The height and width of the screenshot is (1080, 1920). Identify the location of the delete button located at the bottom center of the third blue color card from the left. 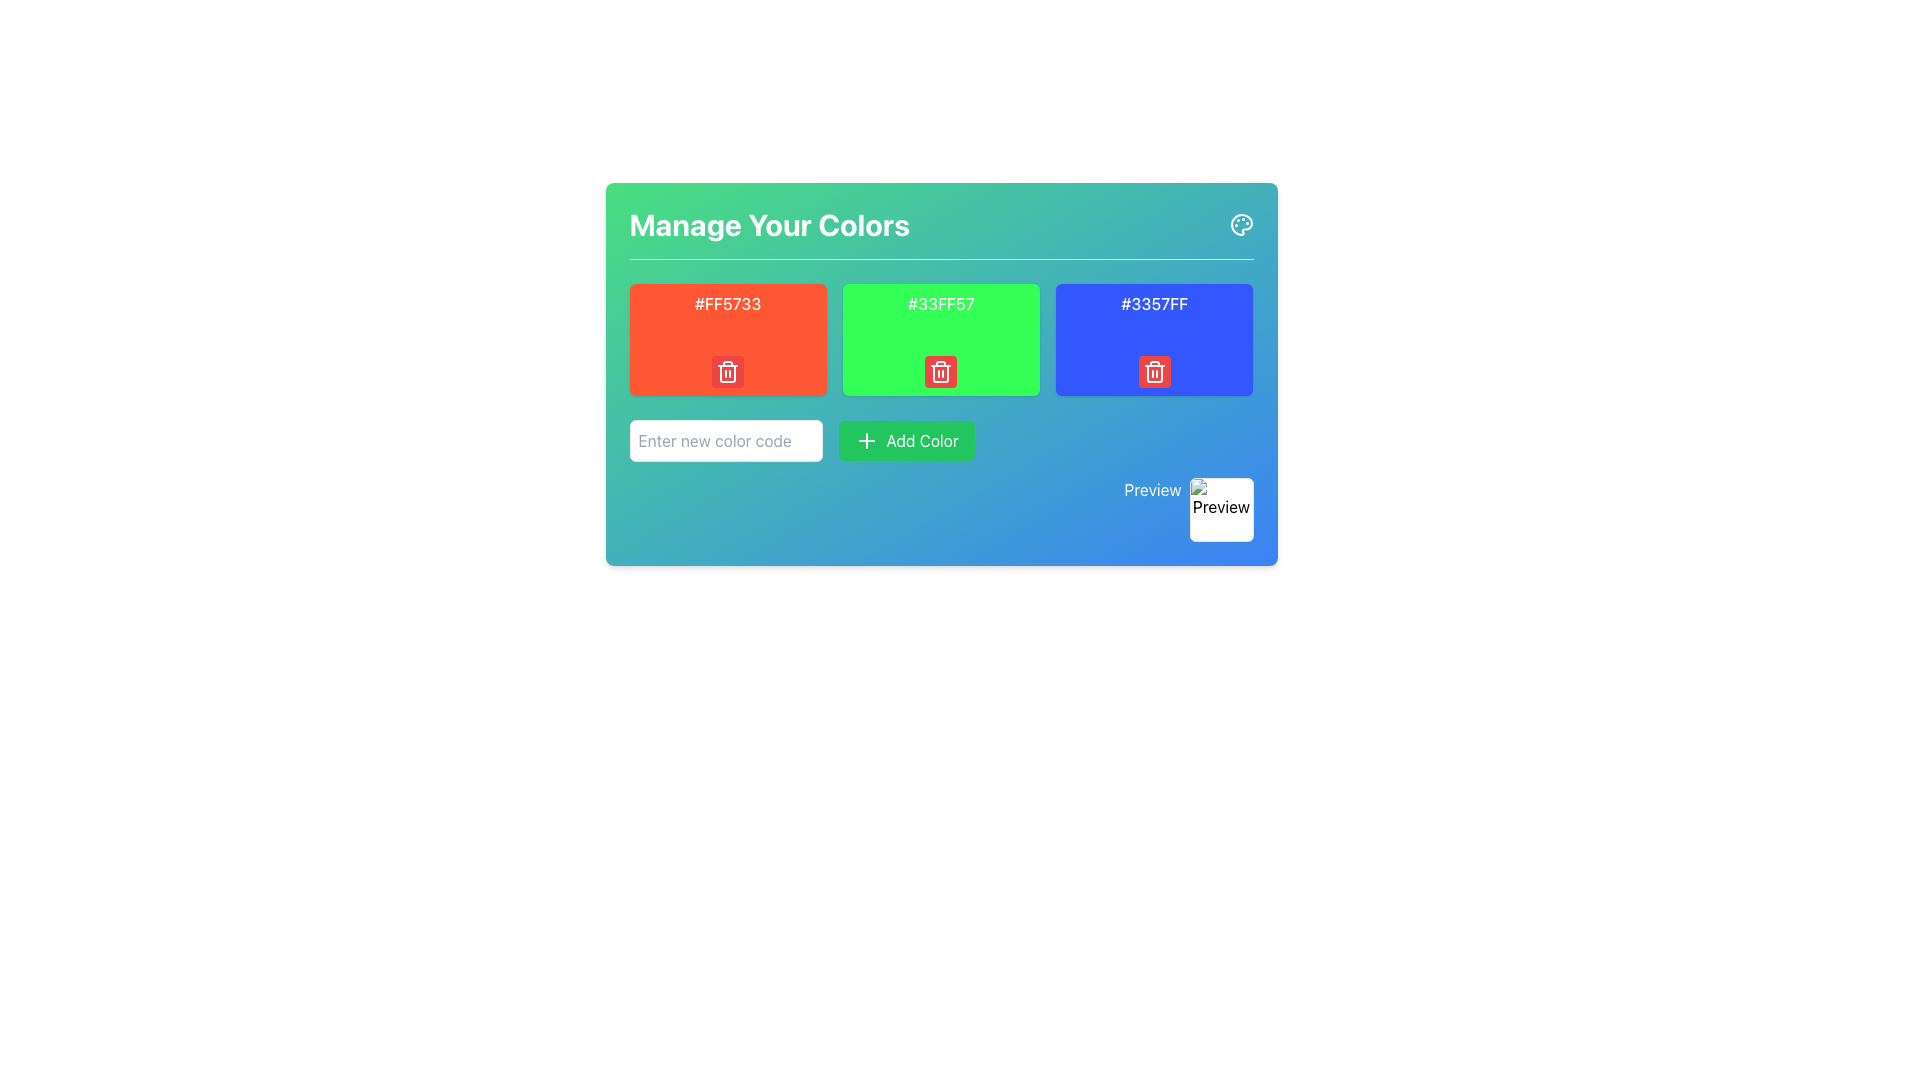
(1154, 371).